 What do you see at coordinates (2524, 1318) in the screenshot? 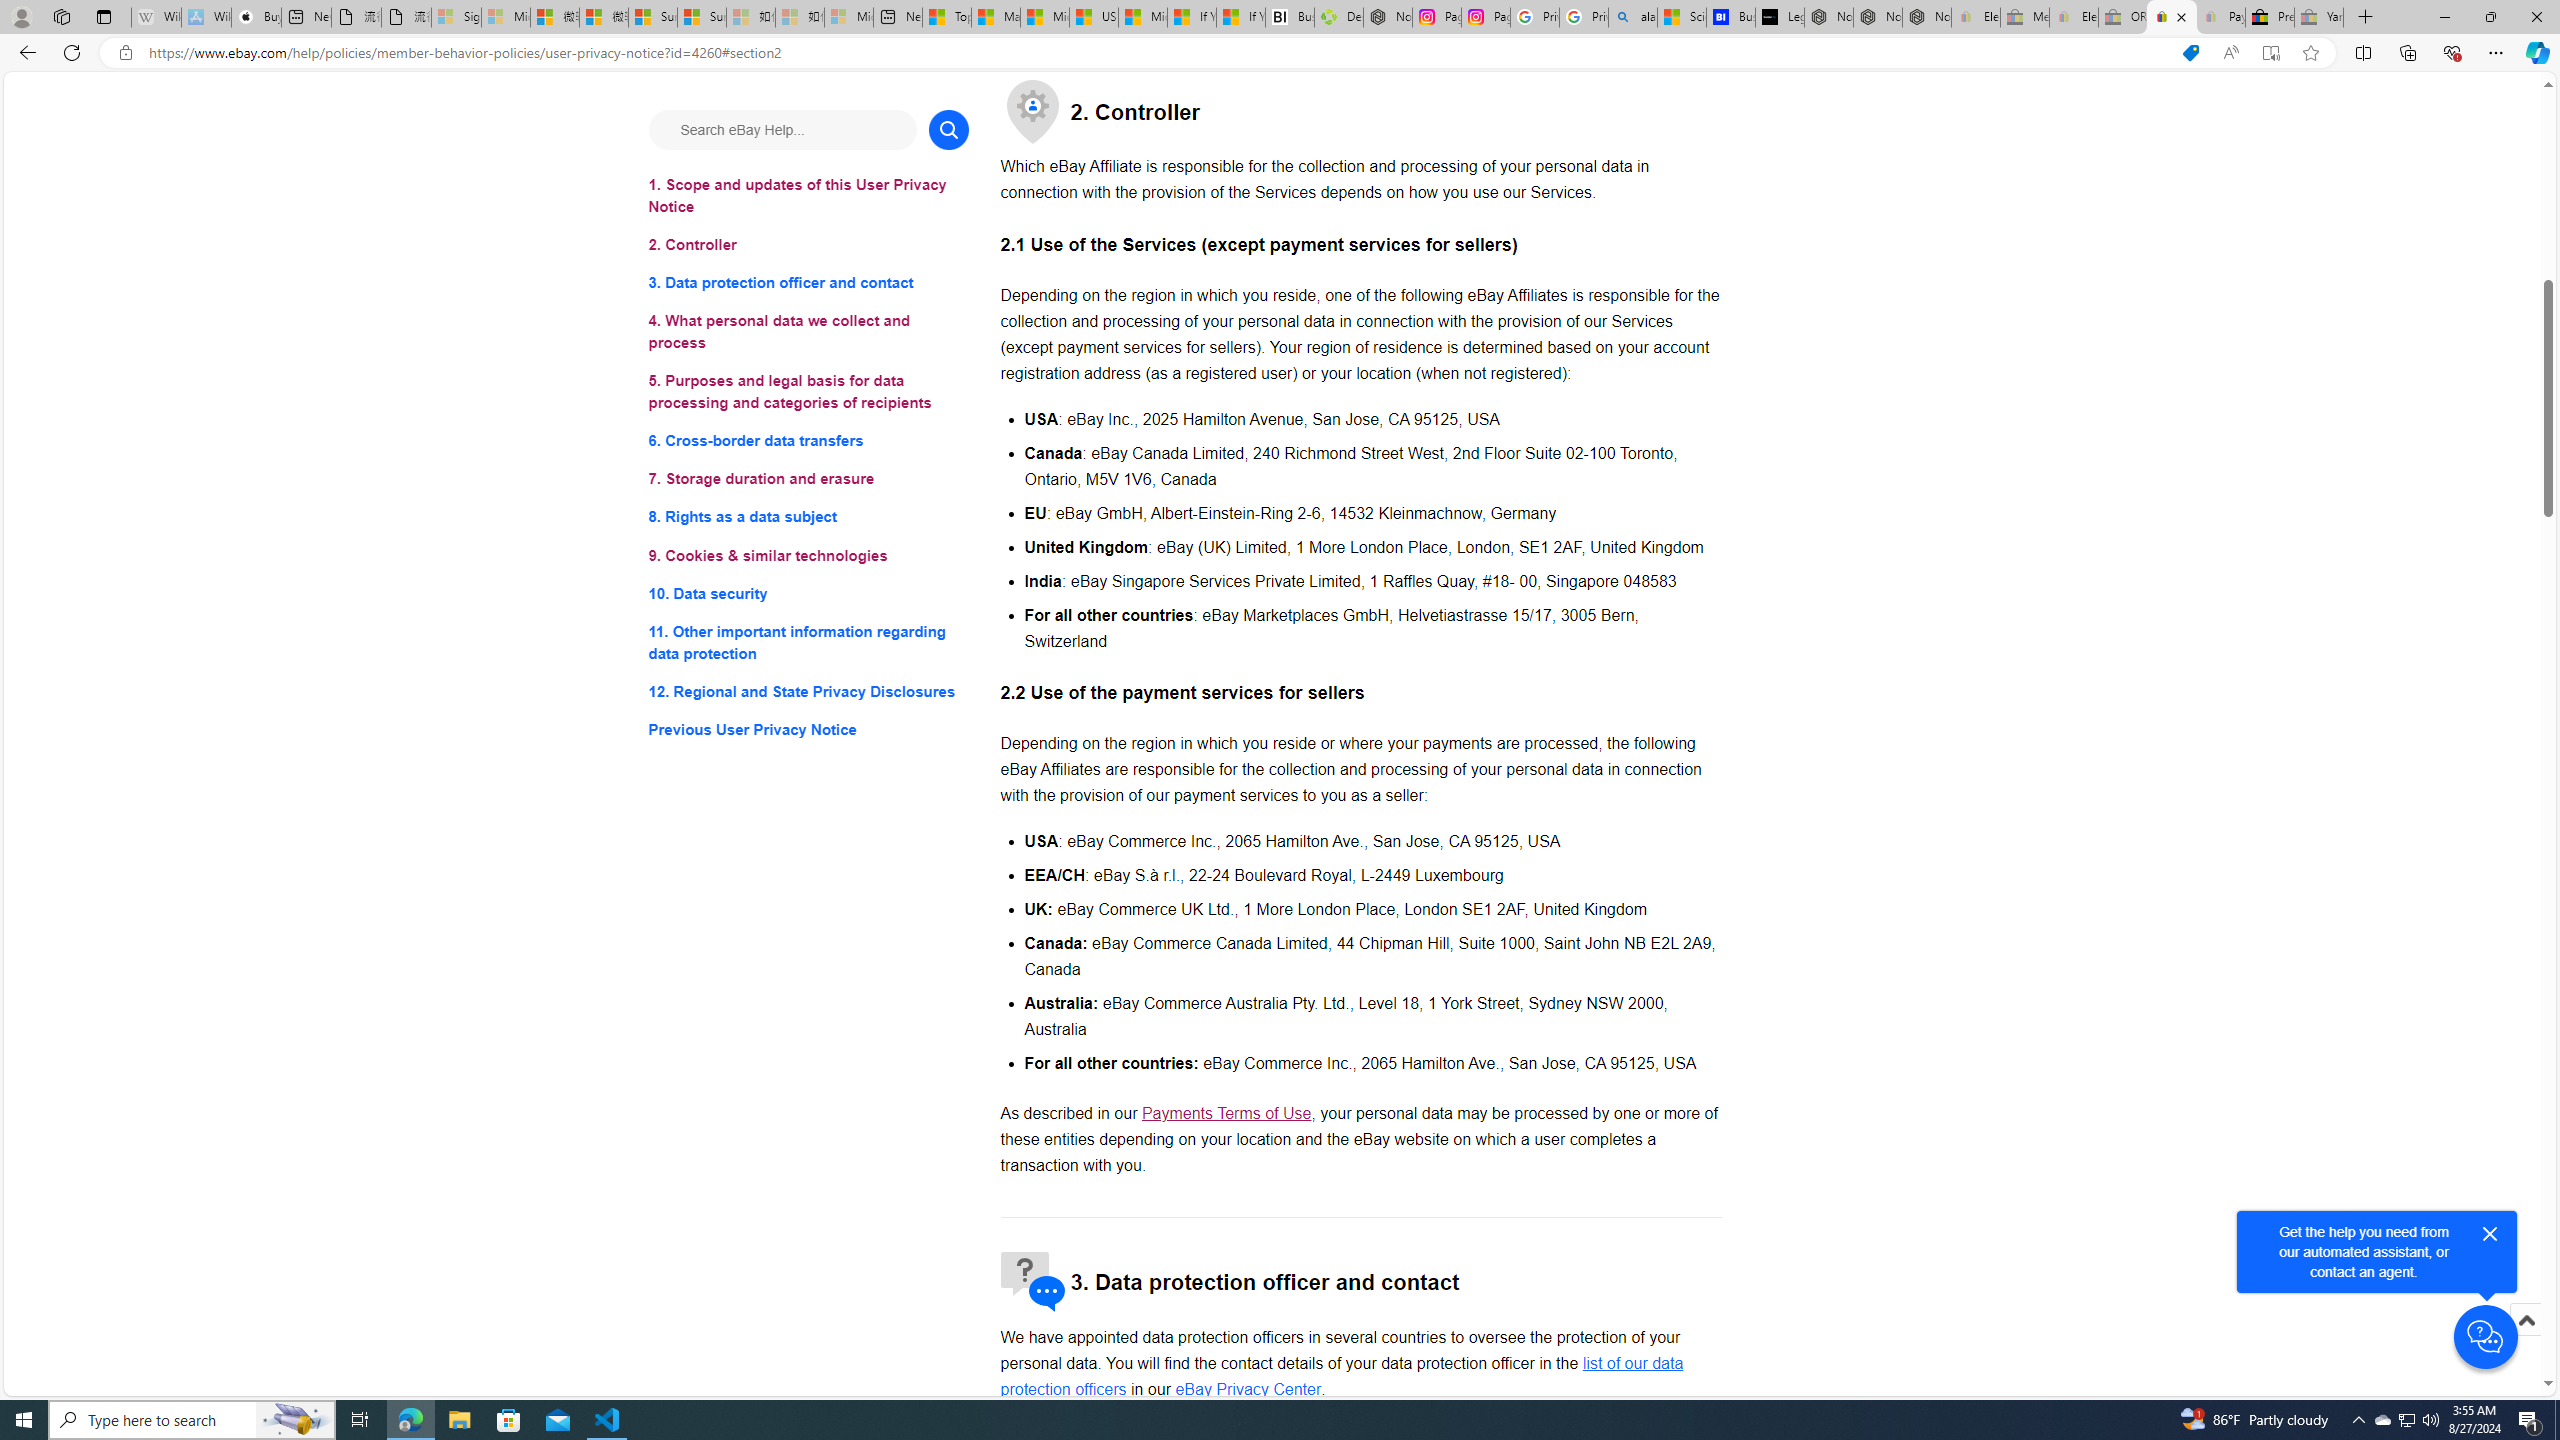
I see `'Scroll to top'` at bounding box center [2524, 1318].